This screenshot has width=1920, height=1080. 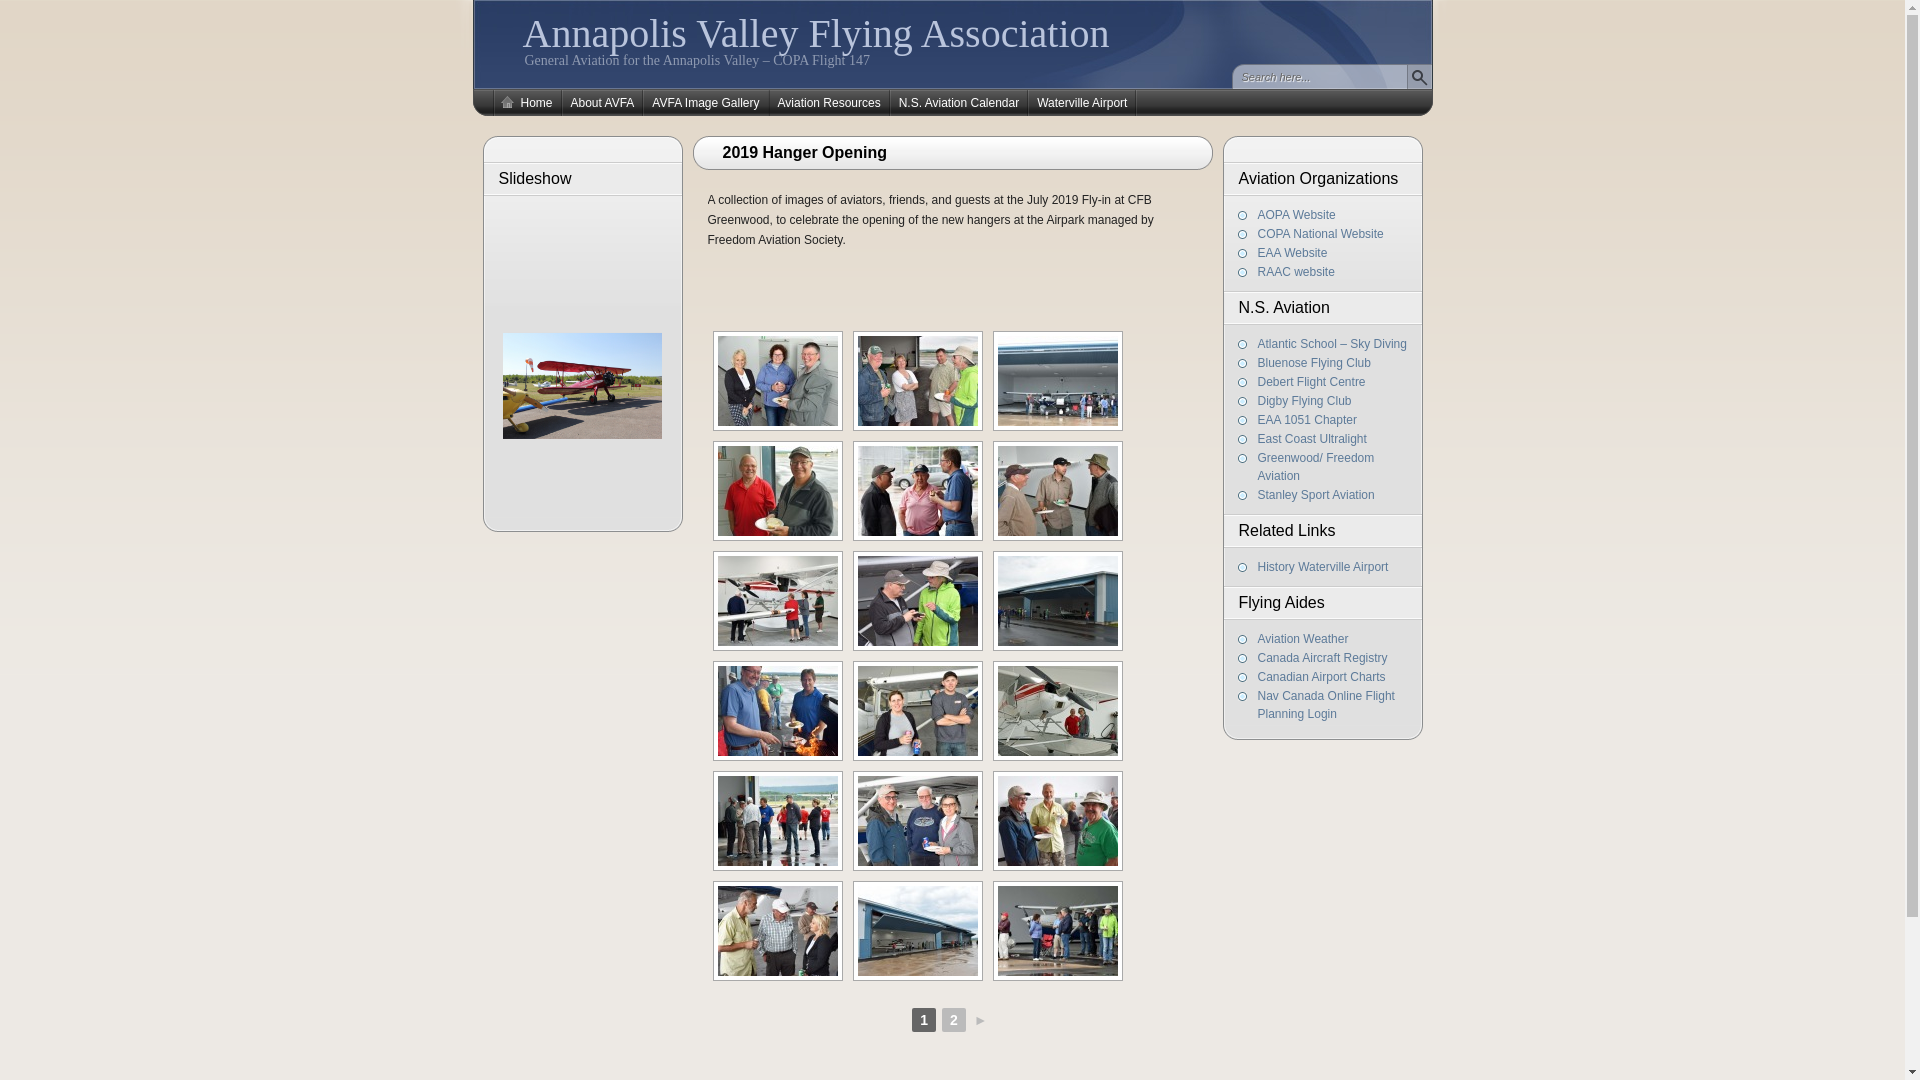 I want to click on 'Canada Aircraft Registry', so click(x=1323, y=658).